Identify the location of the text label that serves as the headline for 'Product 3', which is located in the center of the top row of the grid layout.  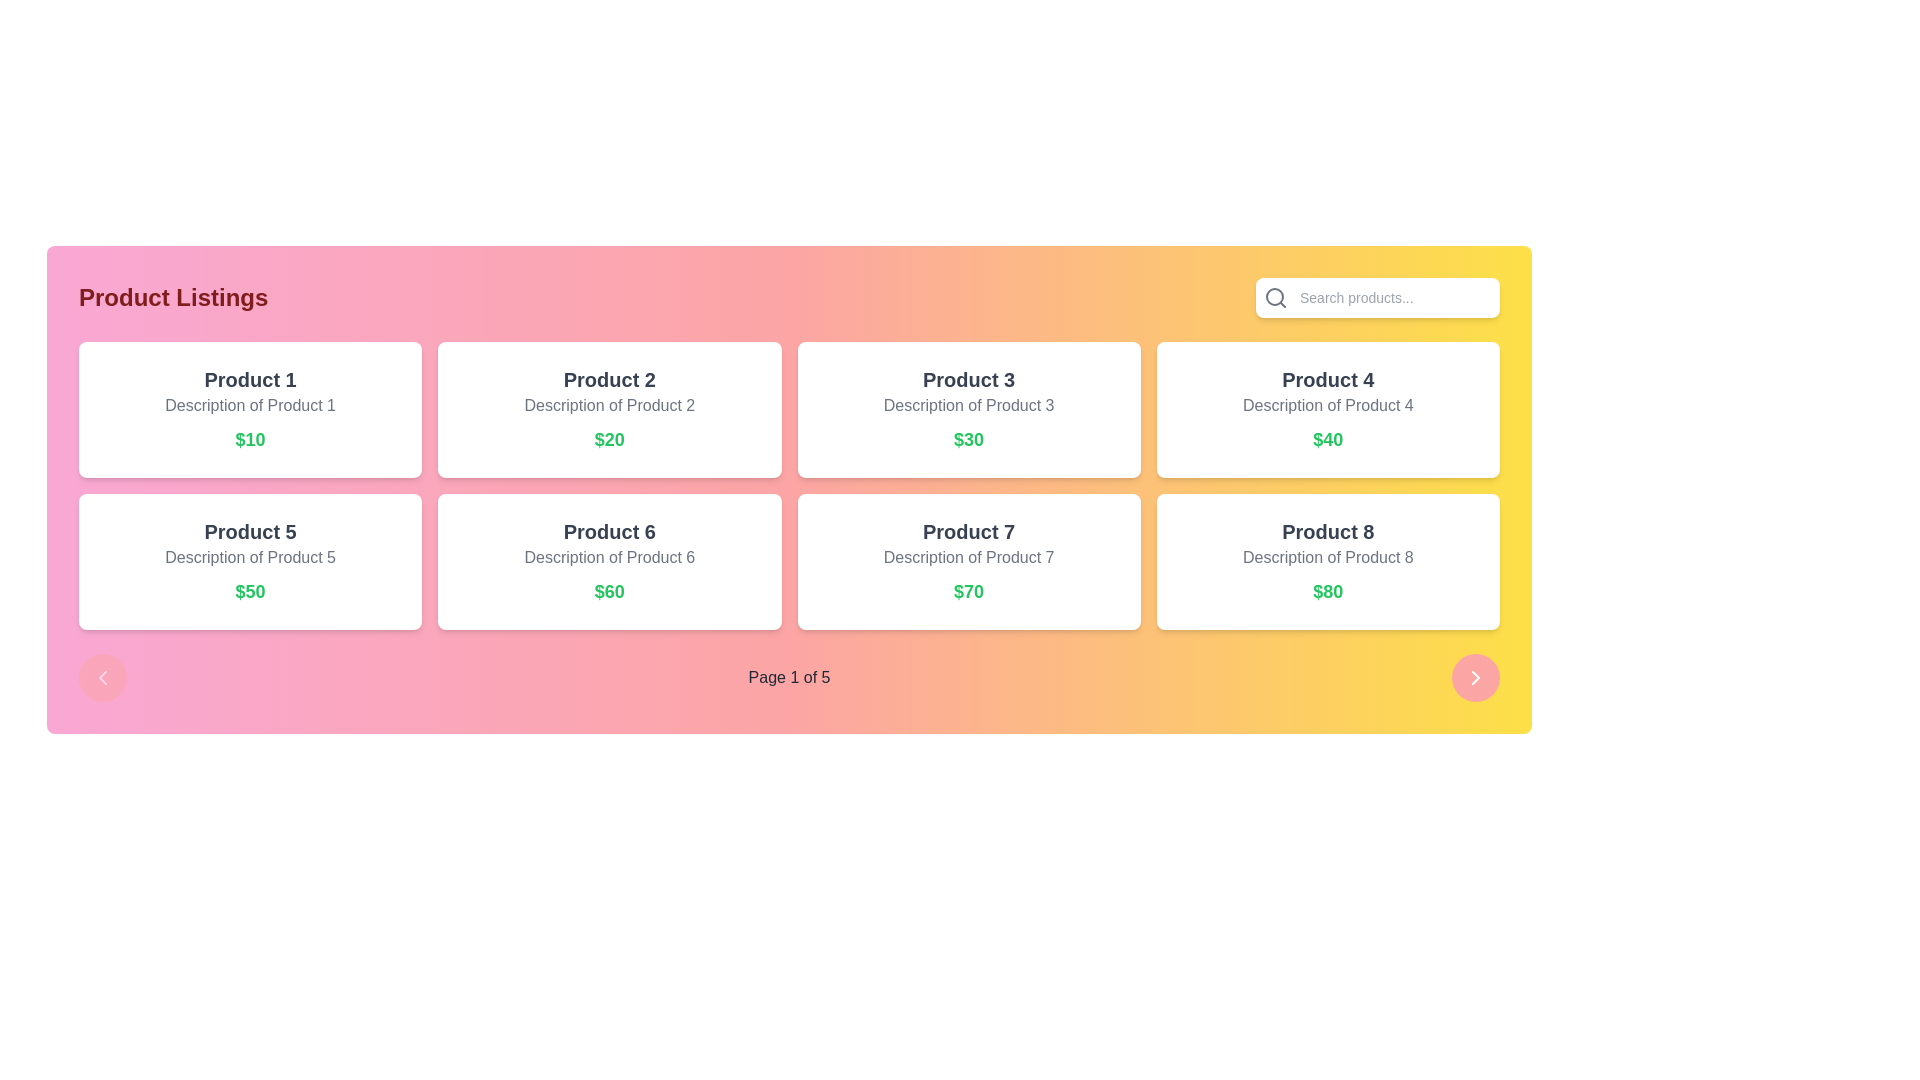
(969, 380).